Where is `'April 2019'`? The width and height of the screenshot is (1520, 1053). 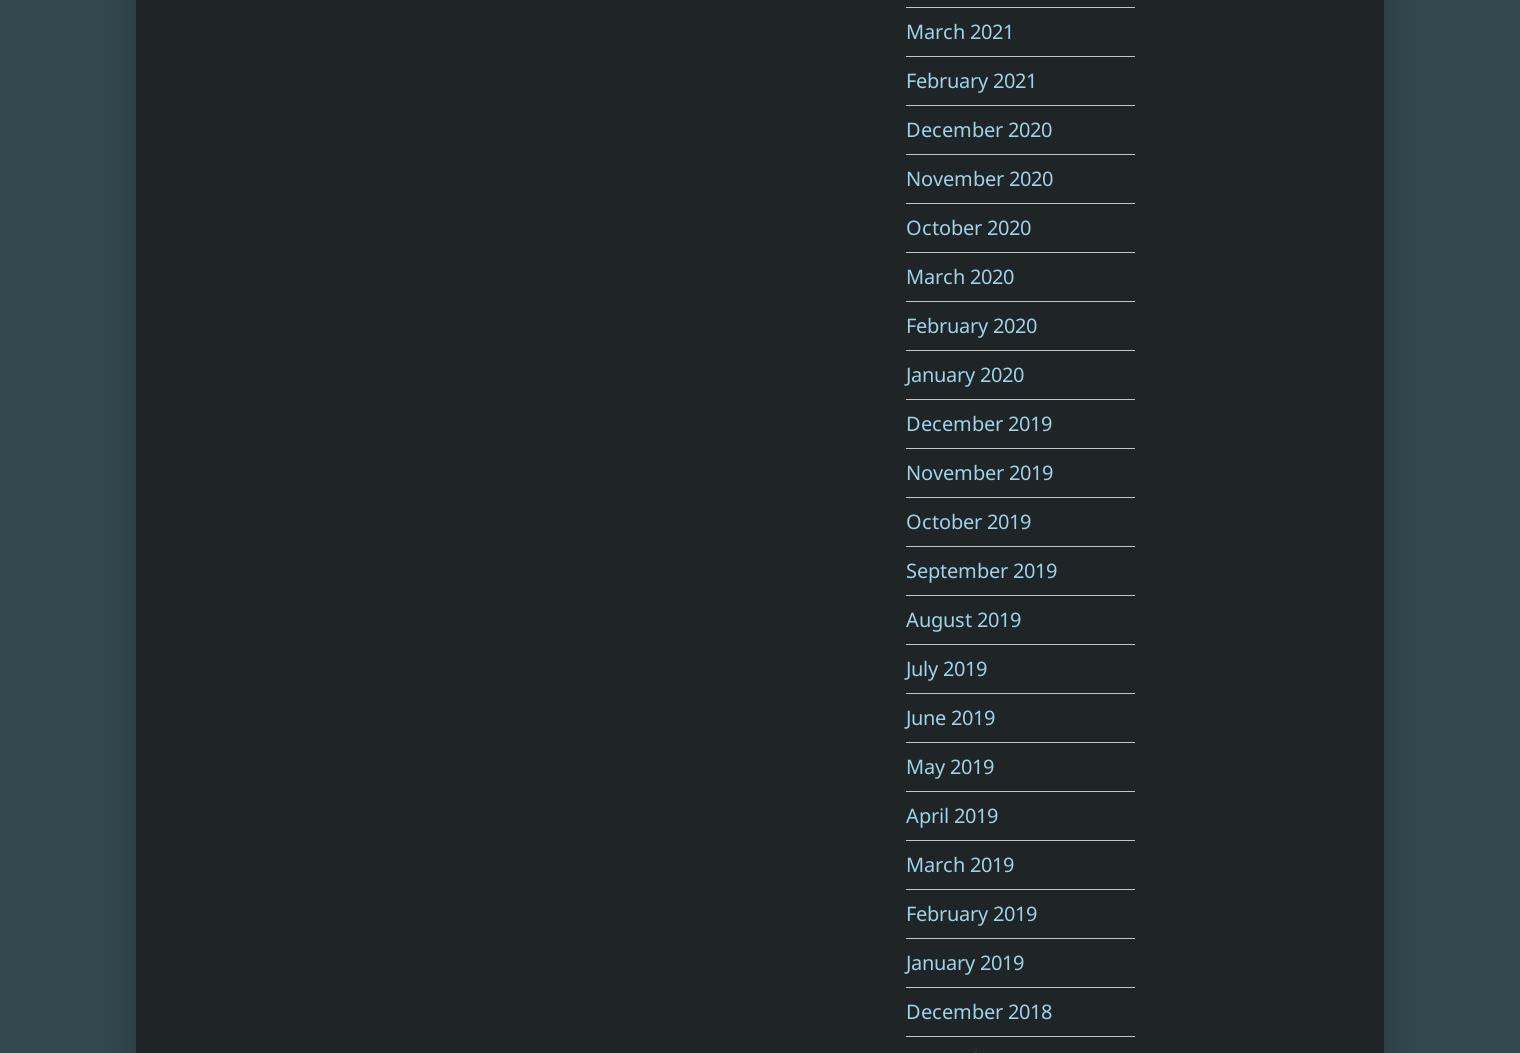
'April 2019' is located at coordinates (950, 814).